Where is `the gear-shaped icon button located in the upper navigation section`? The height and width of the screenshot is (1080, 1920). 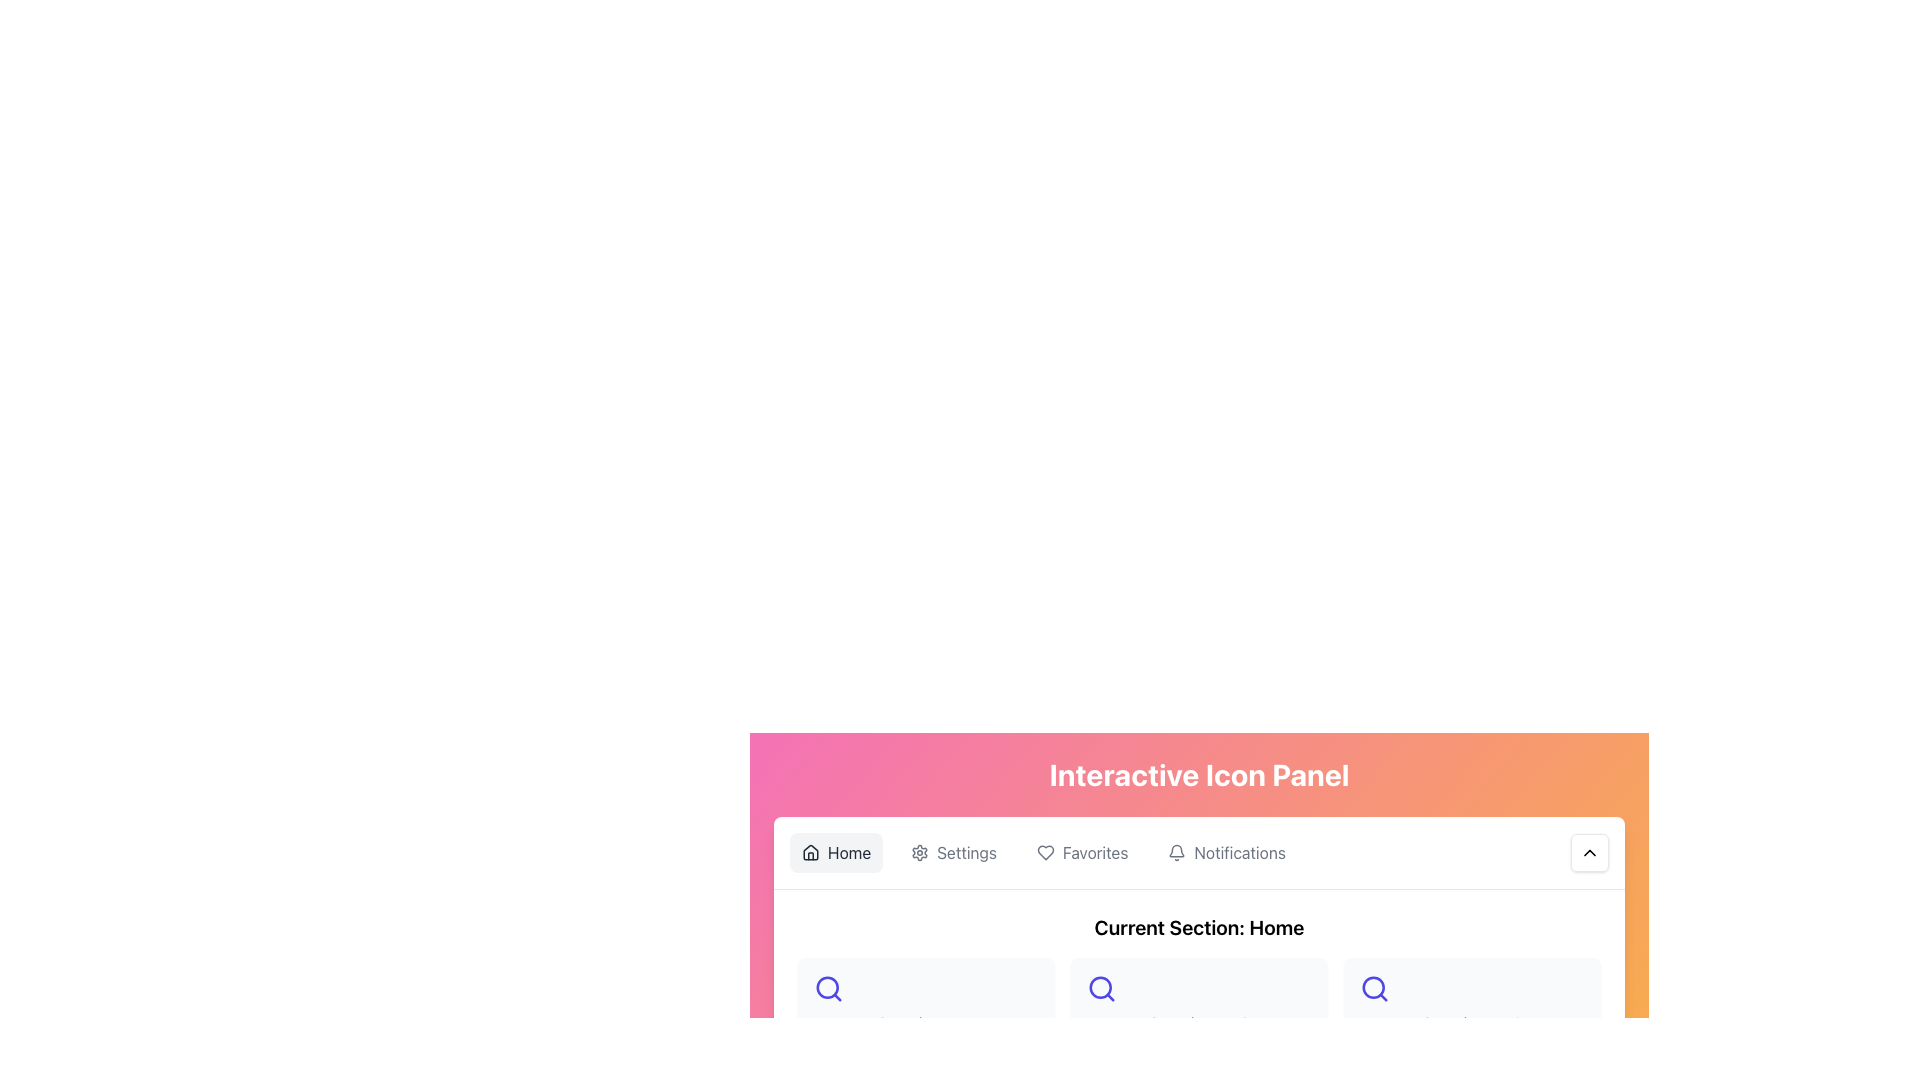 the gear-shaped icon button located in the upper navigation section is located at coordinates (919, 852).